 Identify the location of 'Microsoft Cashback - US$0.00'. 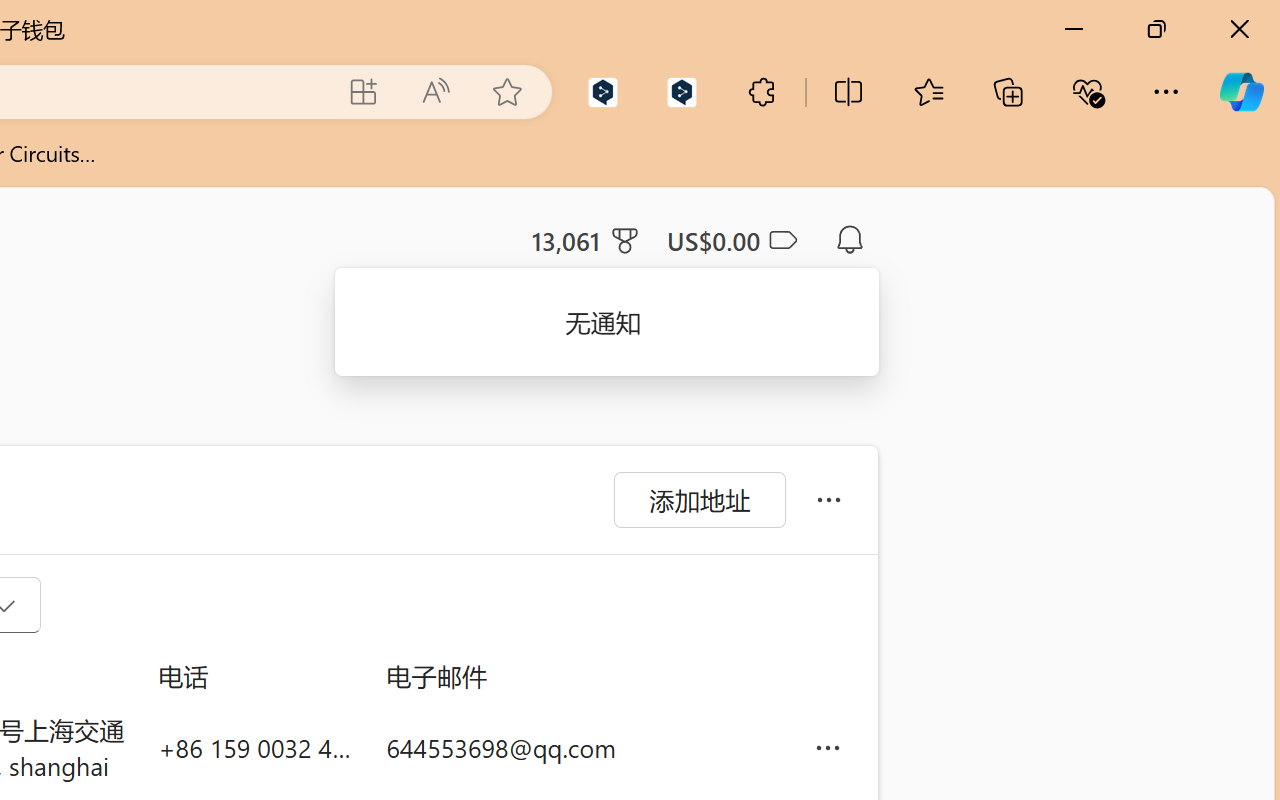
(730, 239).